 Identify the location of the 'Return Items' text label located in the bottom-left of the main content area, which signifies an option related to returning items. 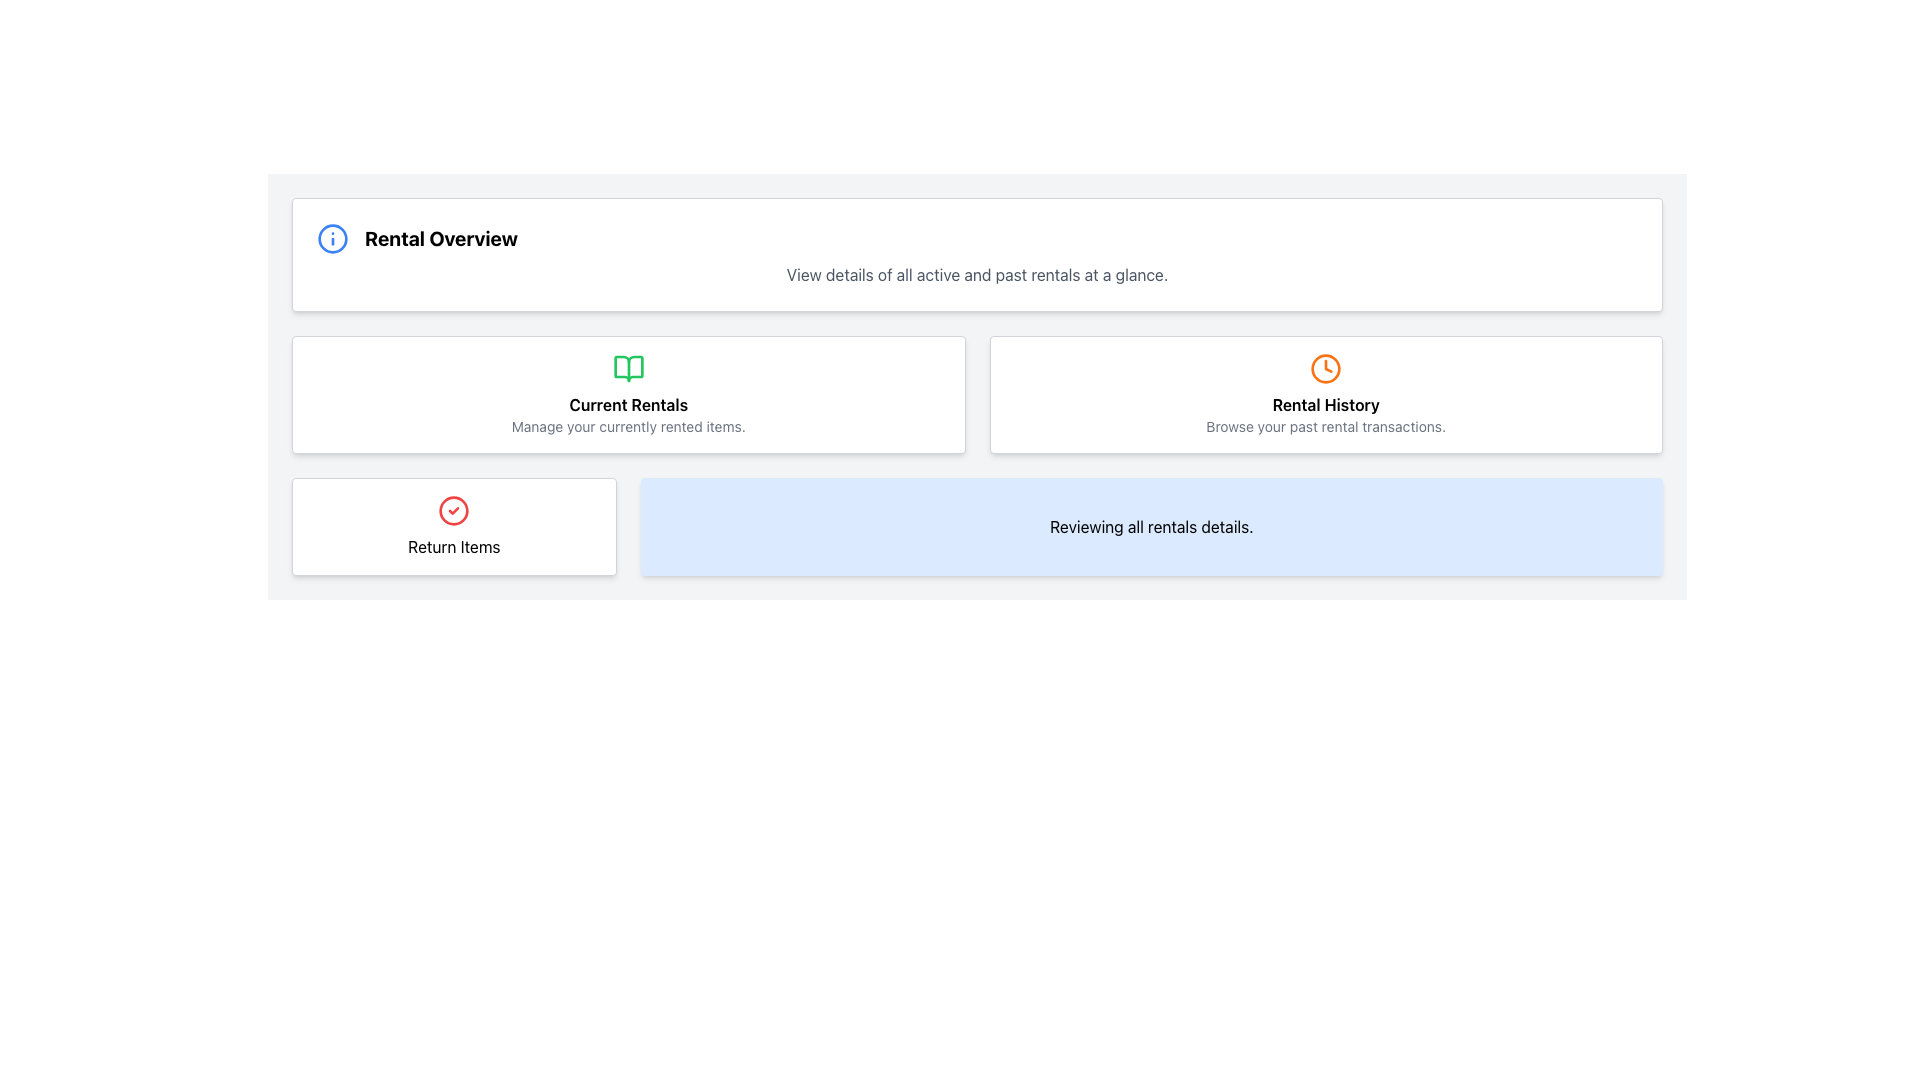
(453, 547).